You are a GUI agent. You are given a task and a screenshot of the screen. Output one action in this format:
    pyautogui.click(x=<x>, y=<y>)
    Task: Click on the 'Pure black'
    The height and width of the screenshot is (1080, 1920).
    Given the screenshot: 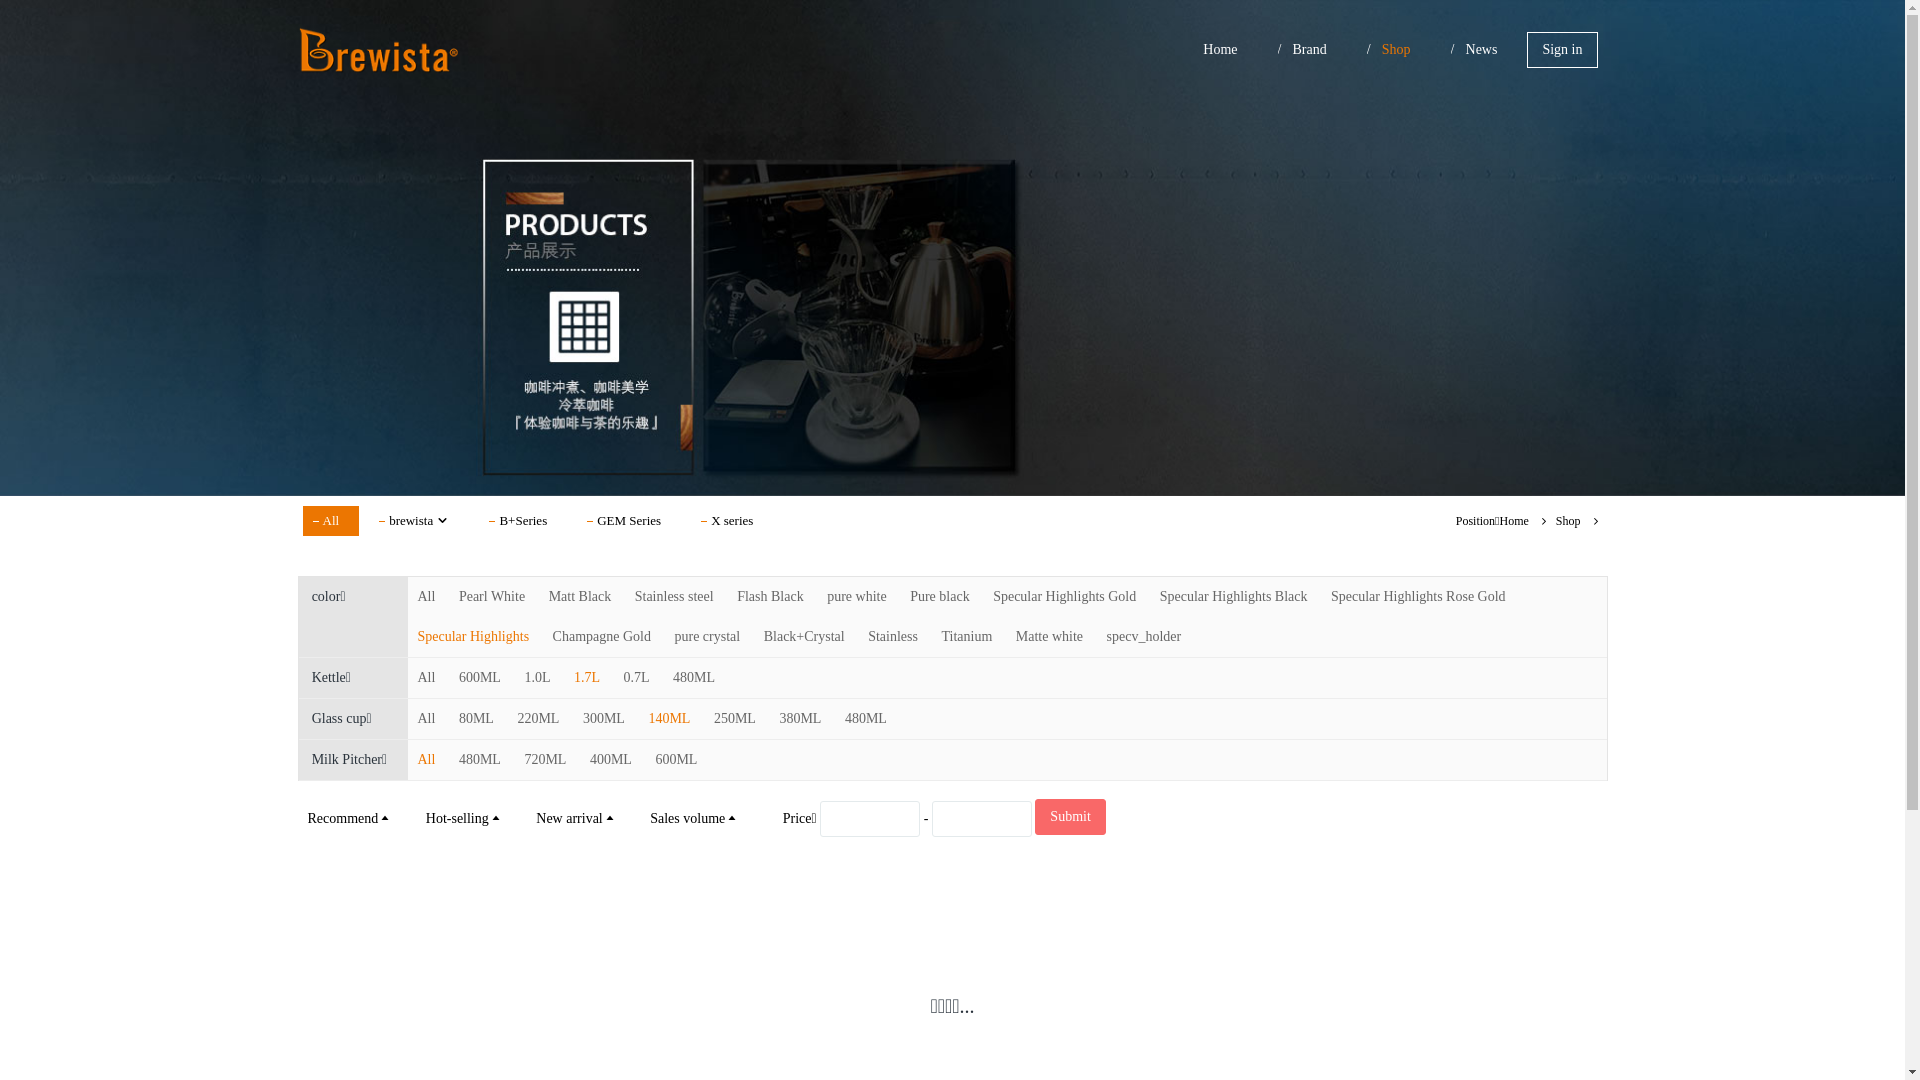 What is the action you would take?
    pyautogui.click(x=938, y=595)
    